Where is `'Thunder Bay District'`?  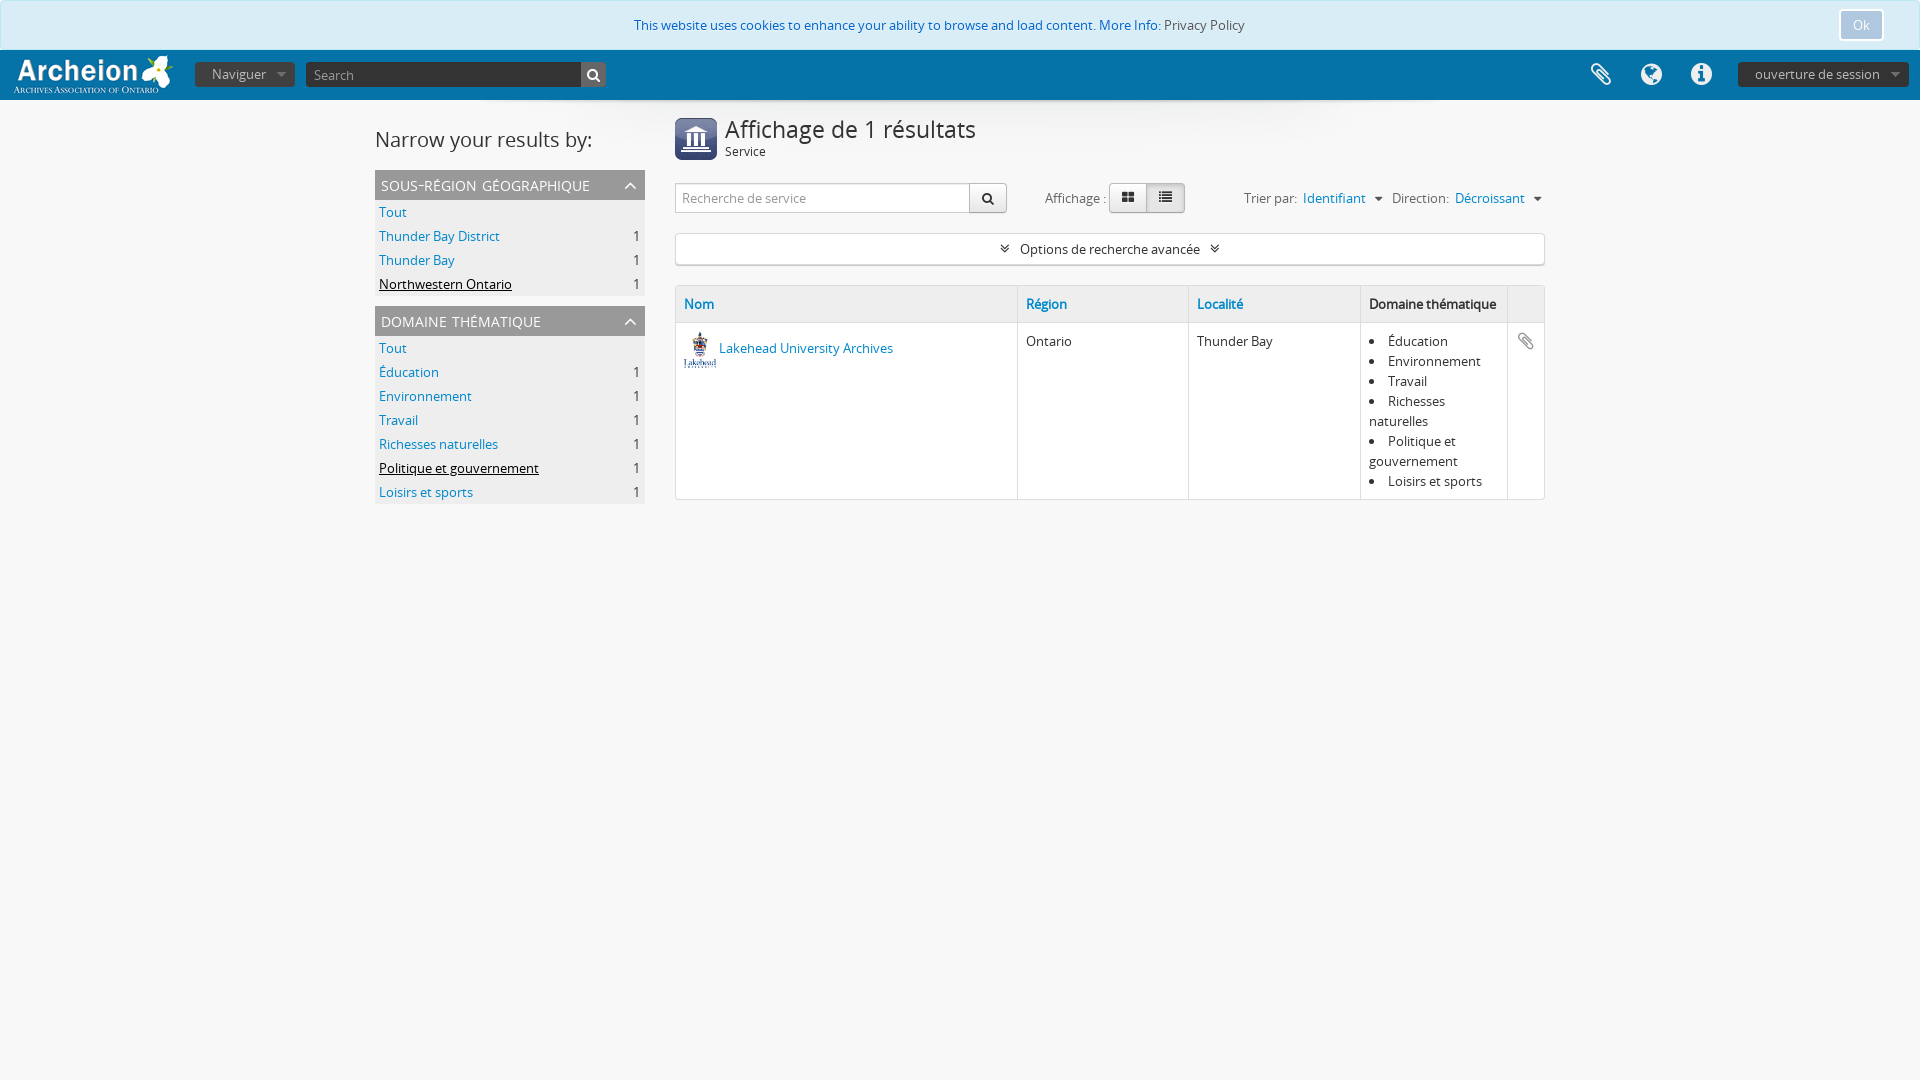
'Thunder Bay District' is located at coordinates (438, 234).